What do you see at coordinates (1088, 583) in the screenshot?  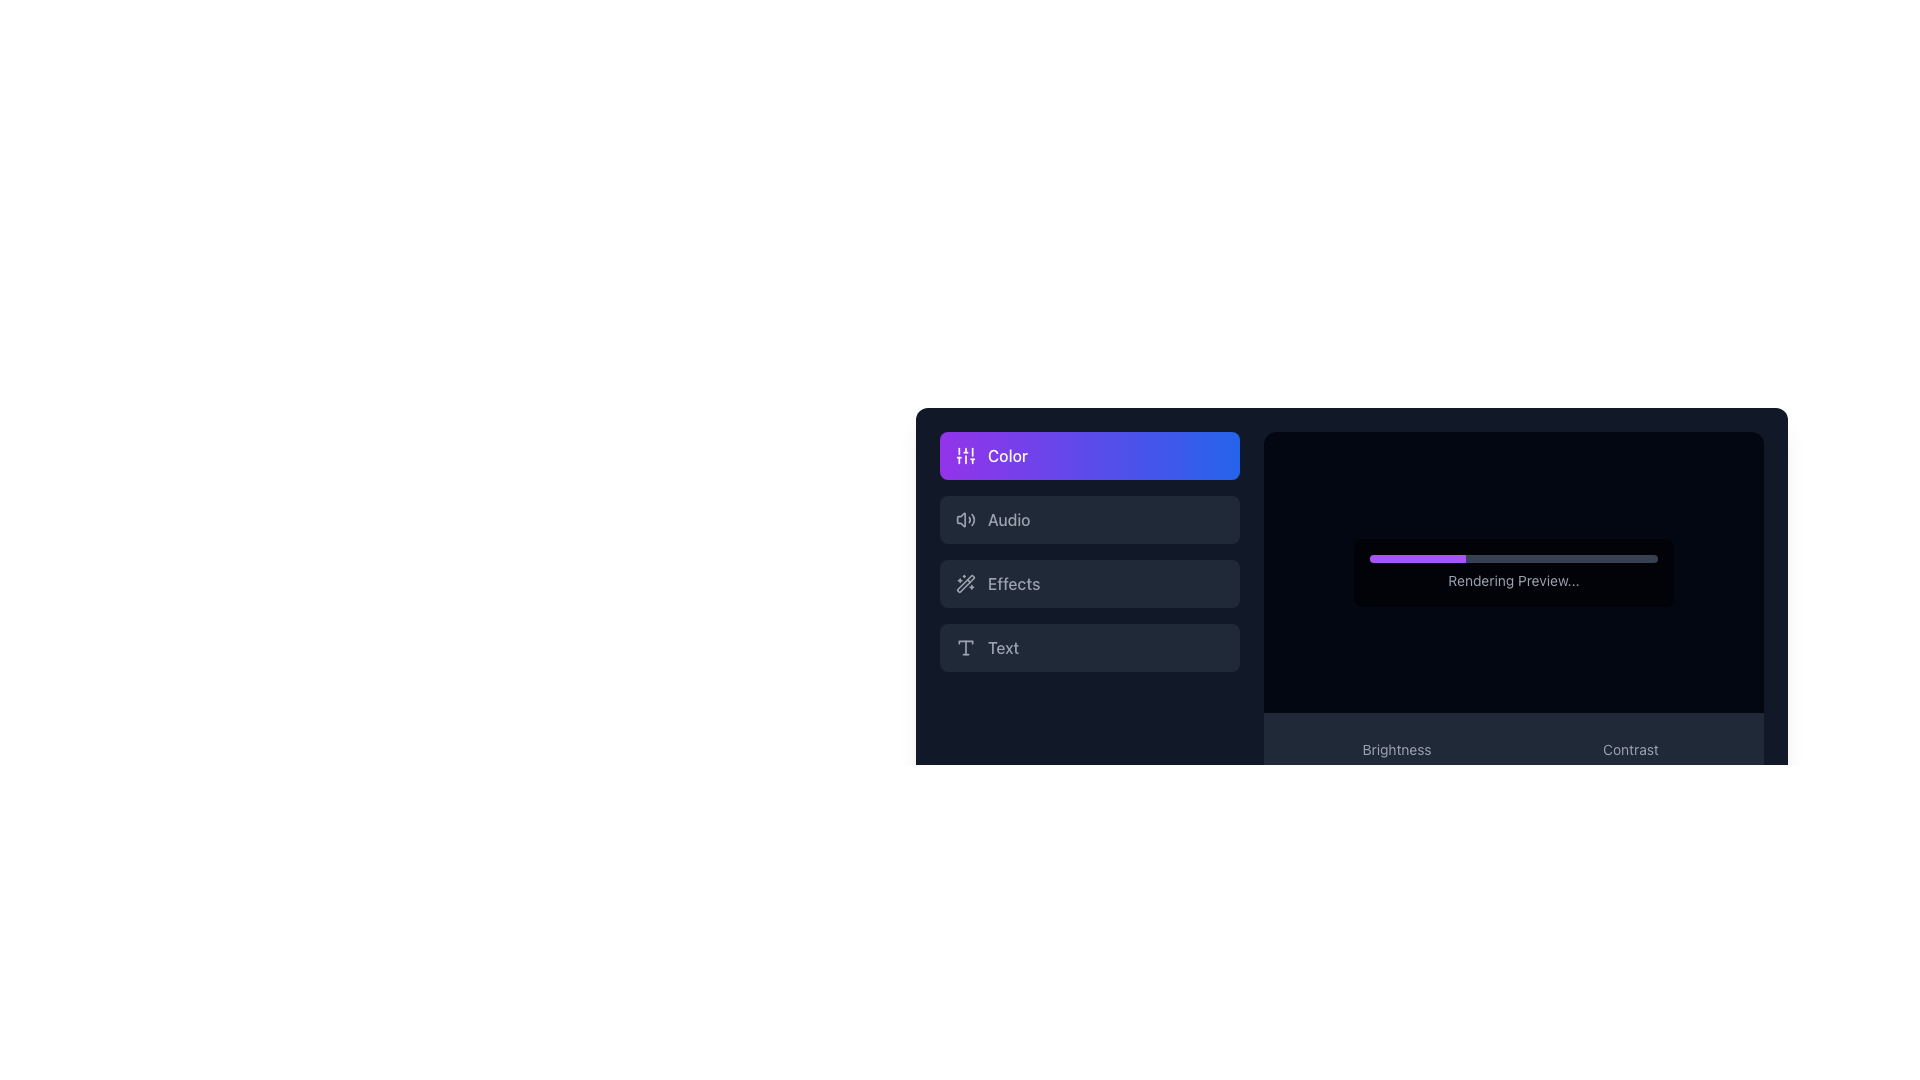 I see `the 'Effects' menu item, which is the third item in the vertical list, to change its highlight state` at bounding box center [1088, 583].